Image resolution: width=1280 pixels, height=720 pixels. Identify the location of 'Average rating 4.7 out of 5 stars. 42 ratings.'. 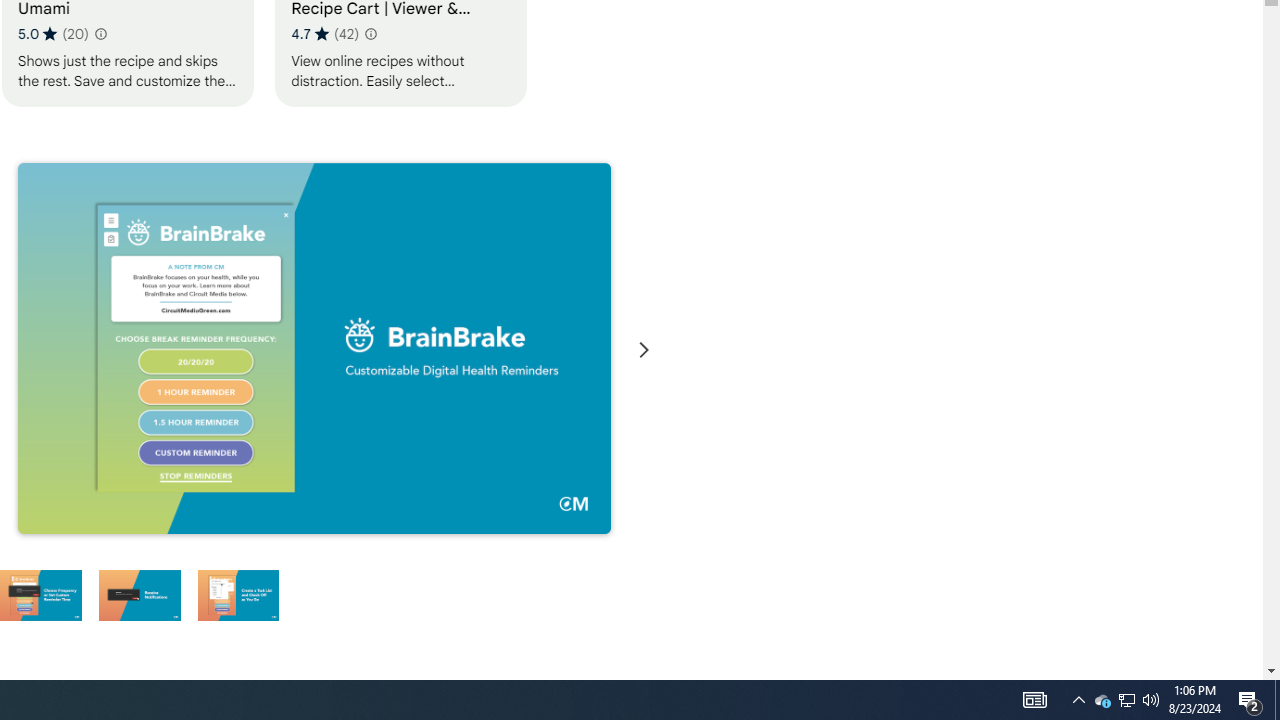
(325, 33).